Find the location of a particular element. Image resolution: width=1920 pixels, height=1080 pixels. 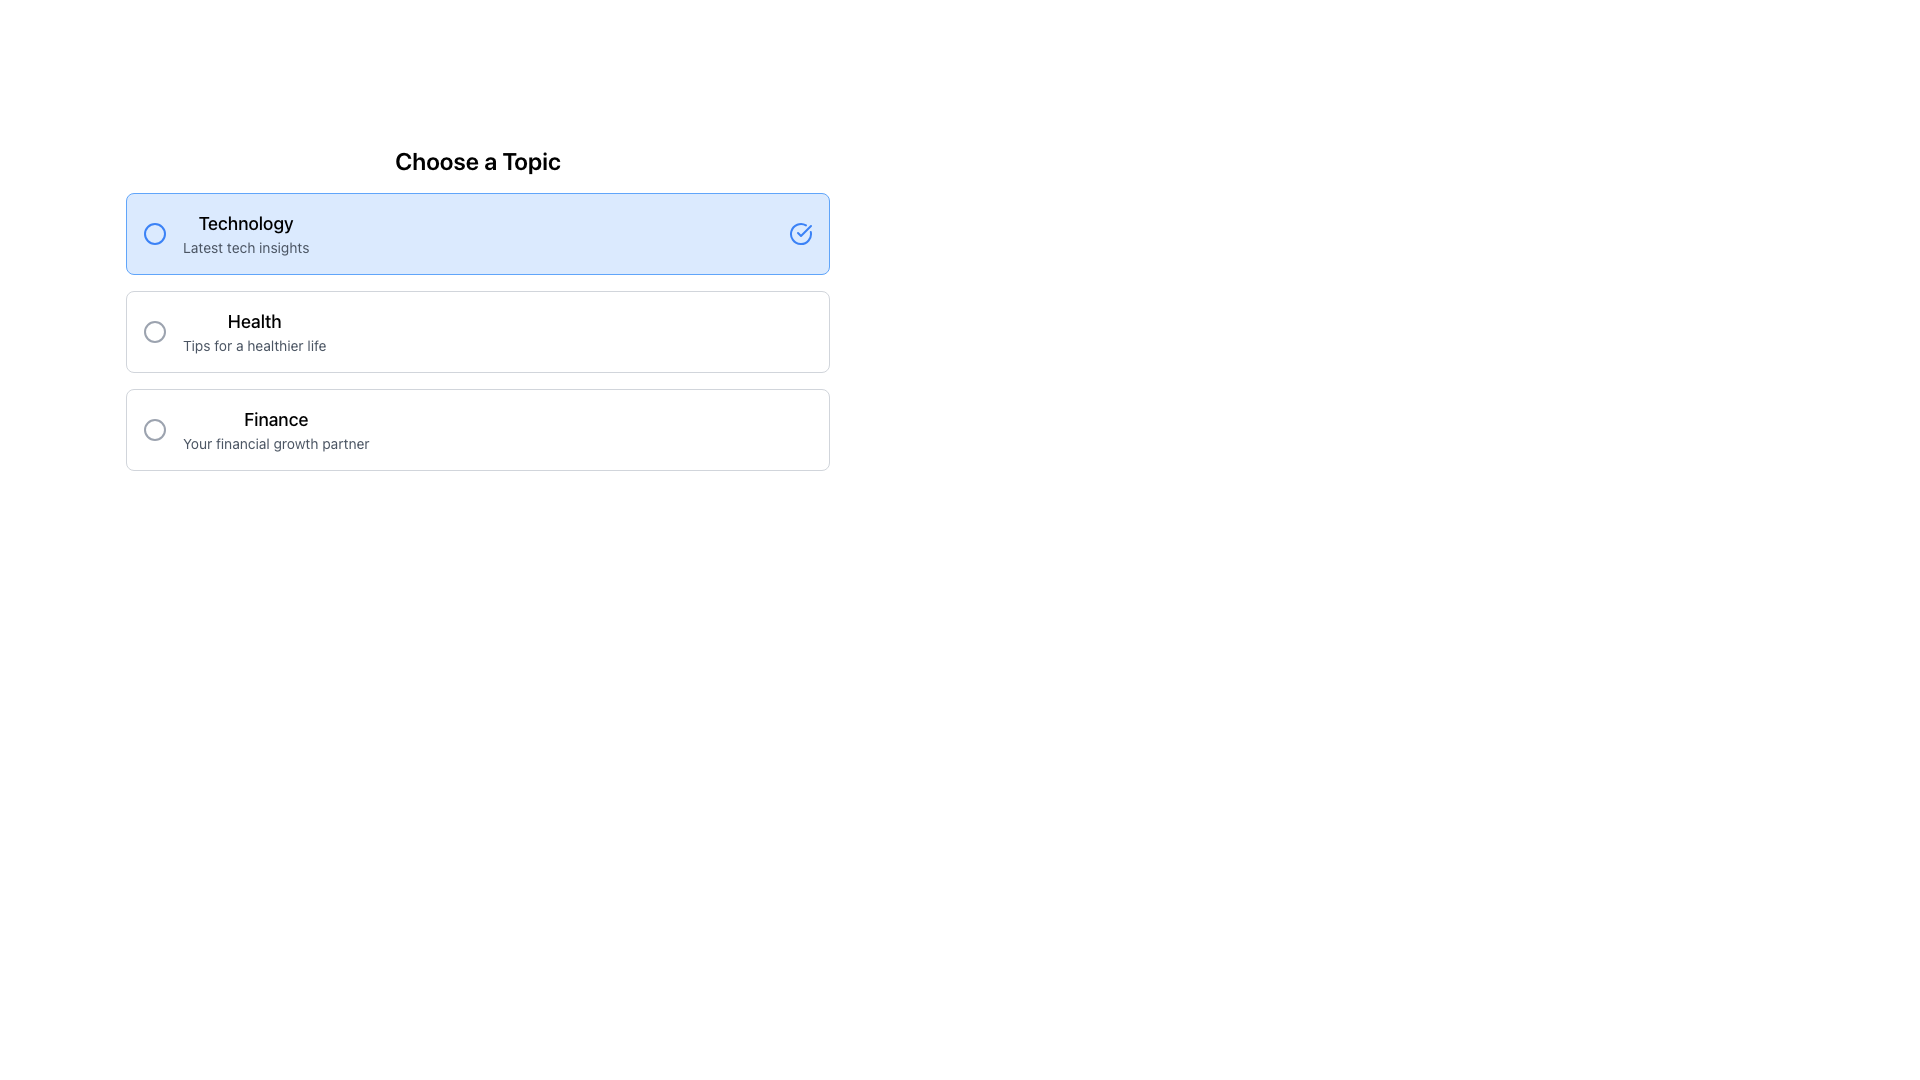

the text label that provides a brief description for the topic labeled 'Technology', located beneath the 'Technology' text is located at coordinates (245, 246).